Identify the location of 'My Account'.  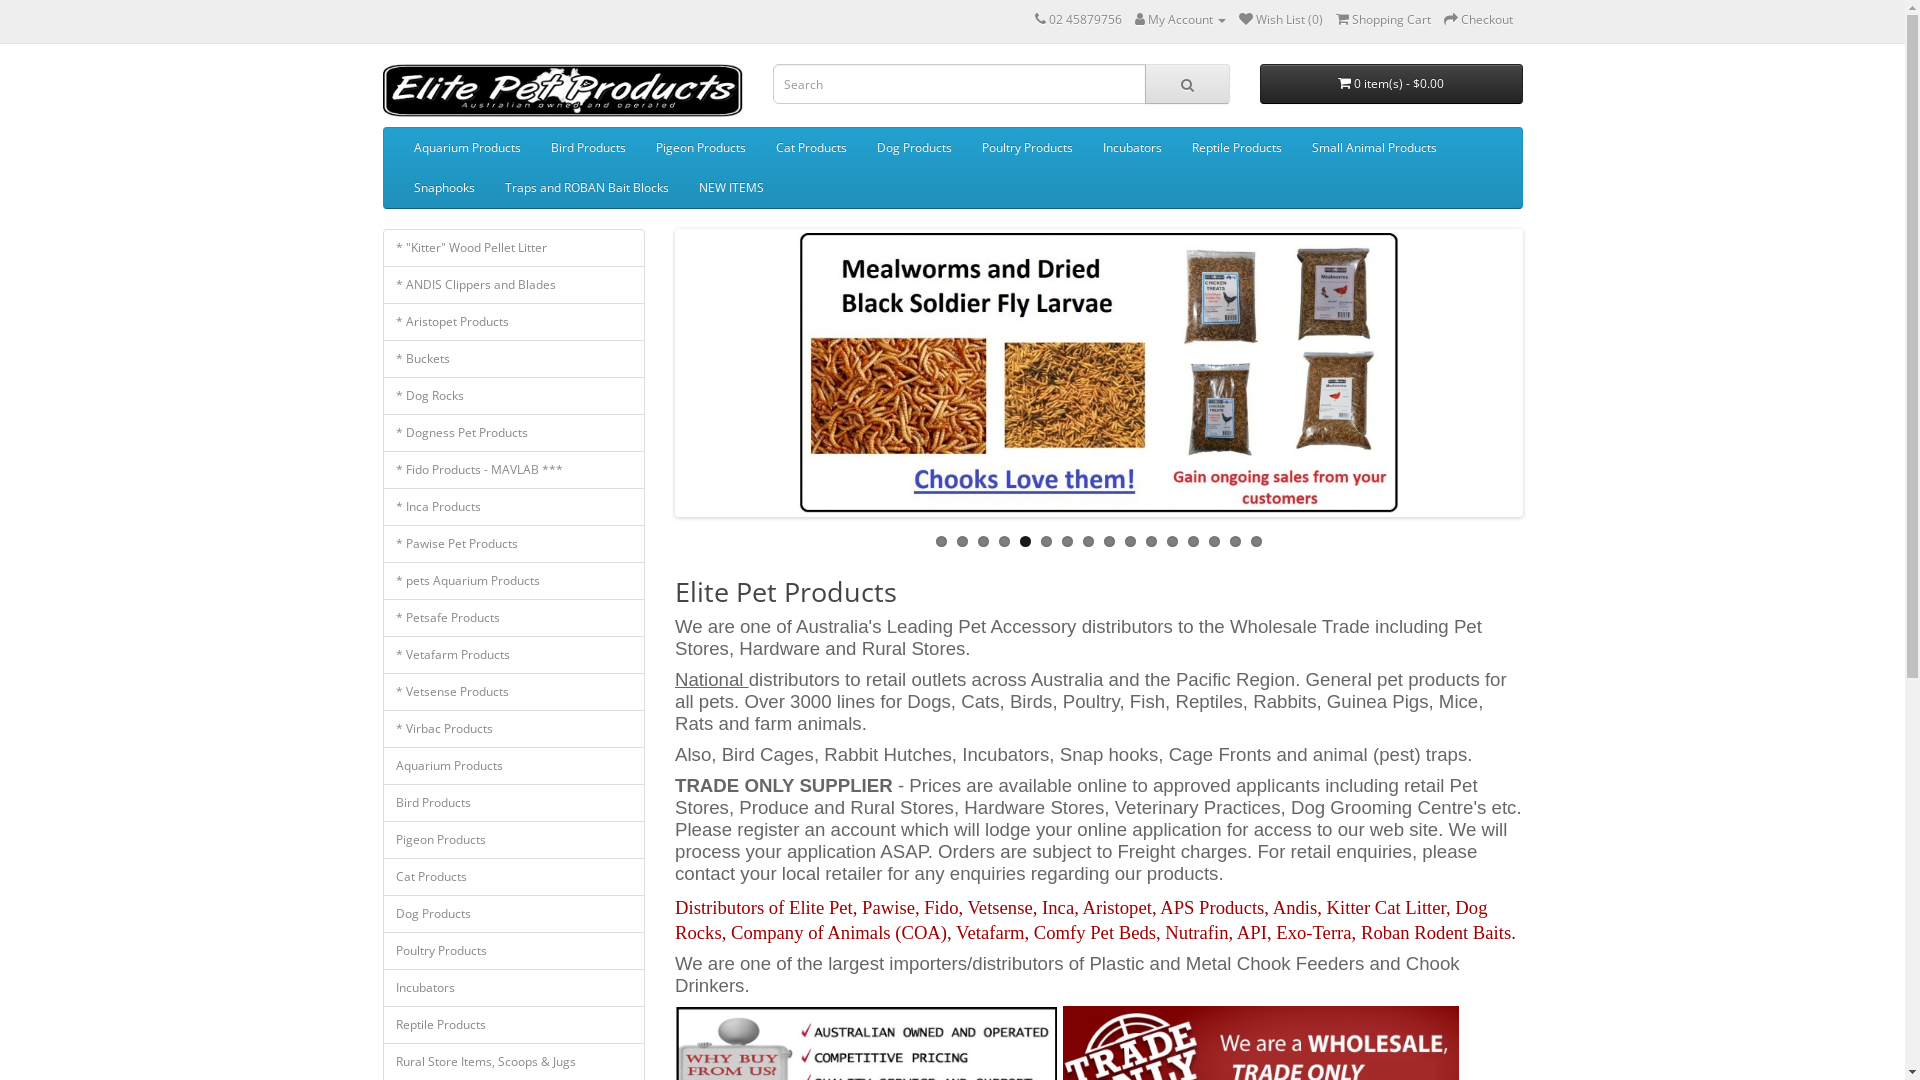
(1179, 19).